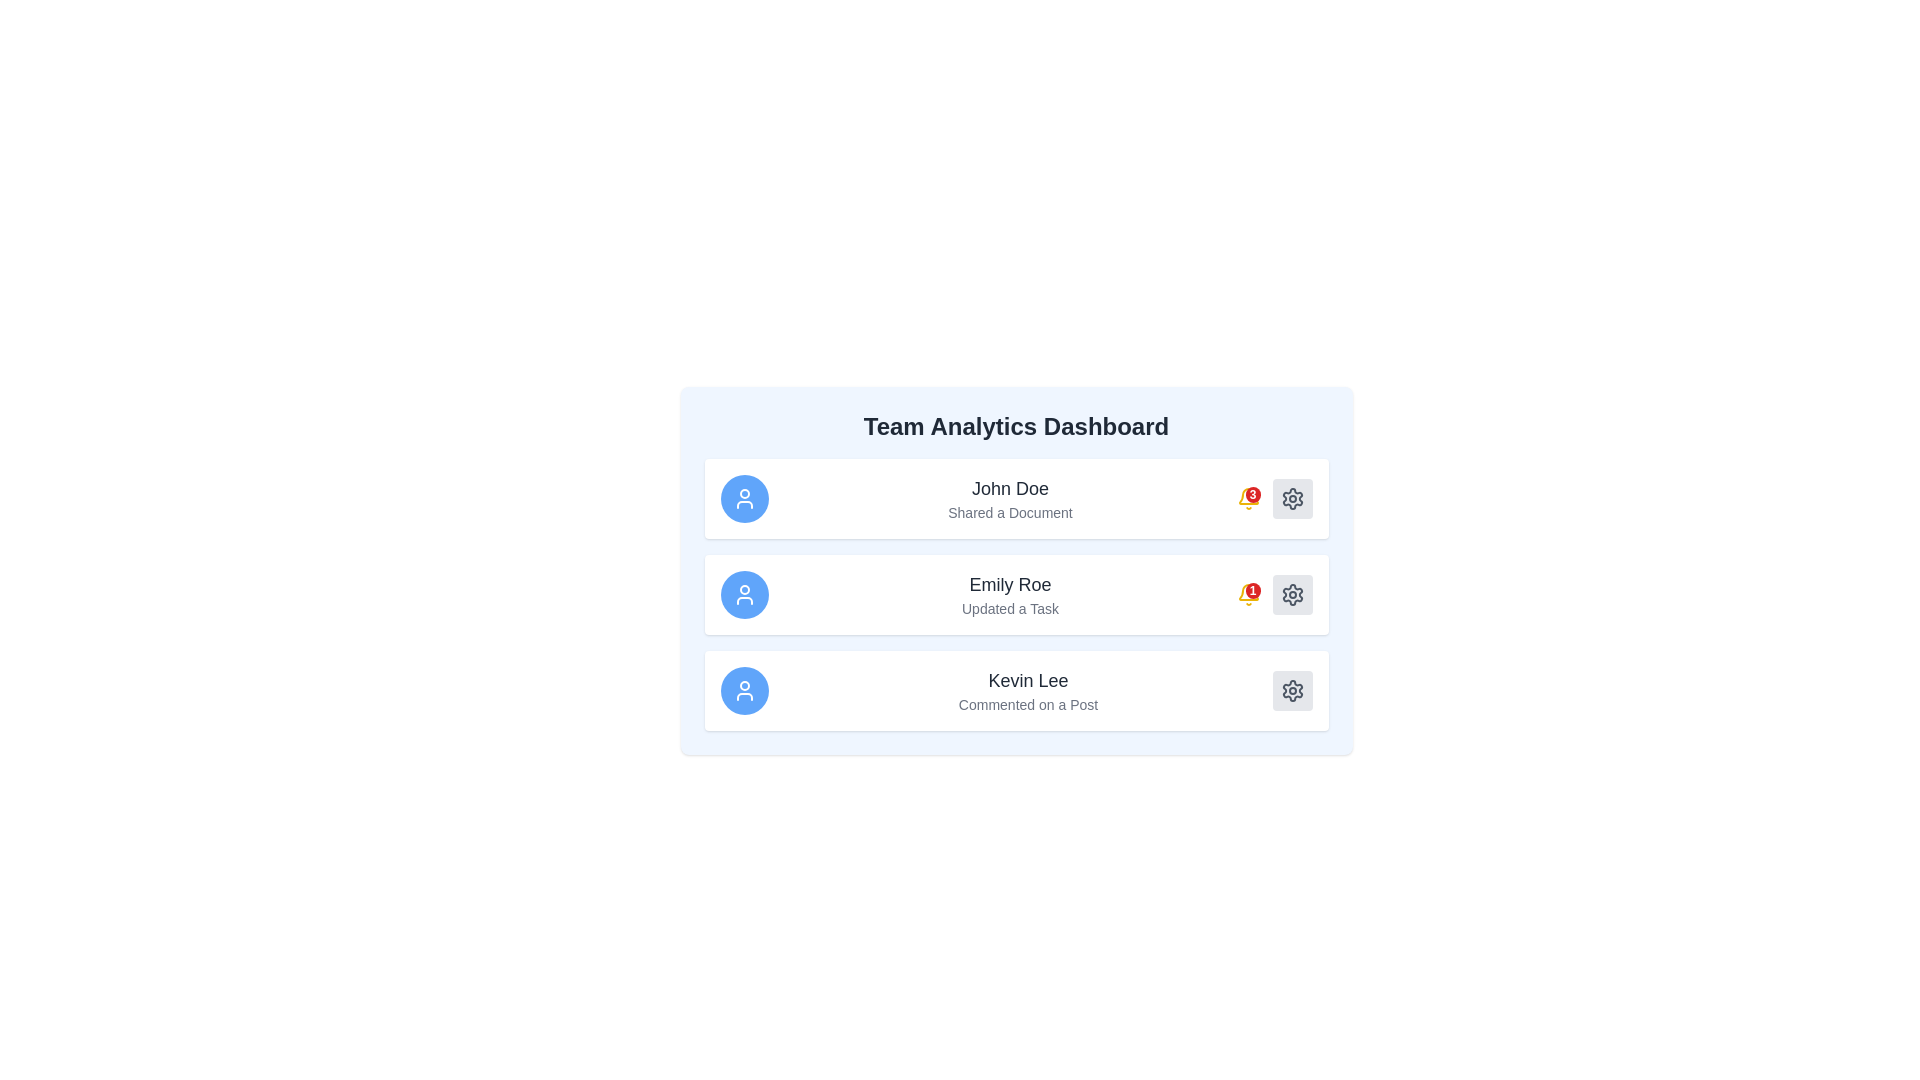  I want to click on information displayed on the Notification card, which is the third card in a vertically stacked list and features a user icon on the left and a gear icon on the right, so click(1016, 689).